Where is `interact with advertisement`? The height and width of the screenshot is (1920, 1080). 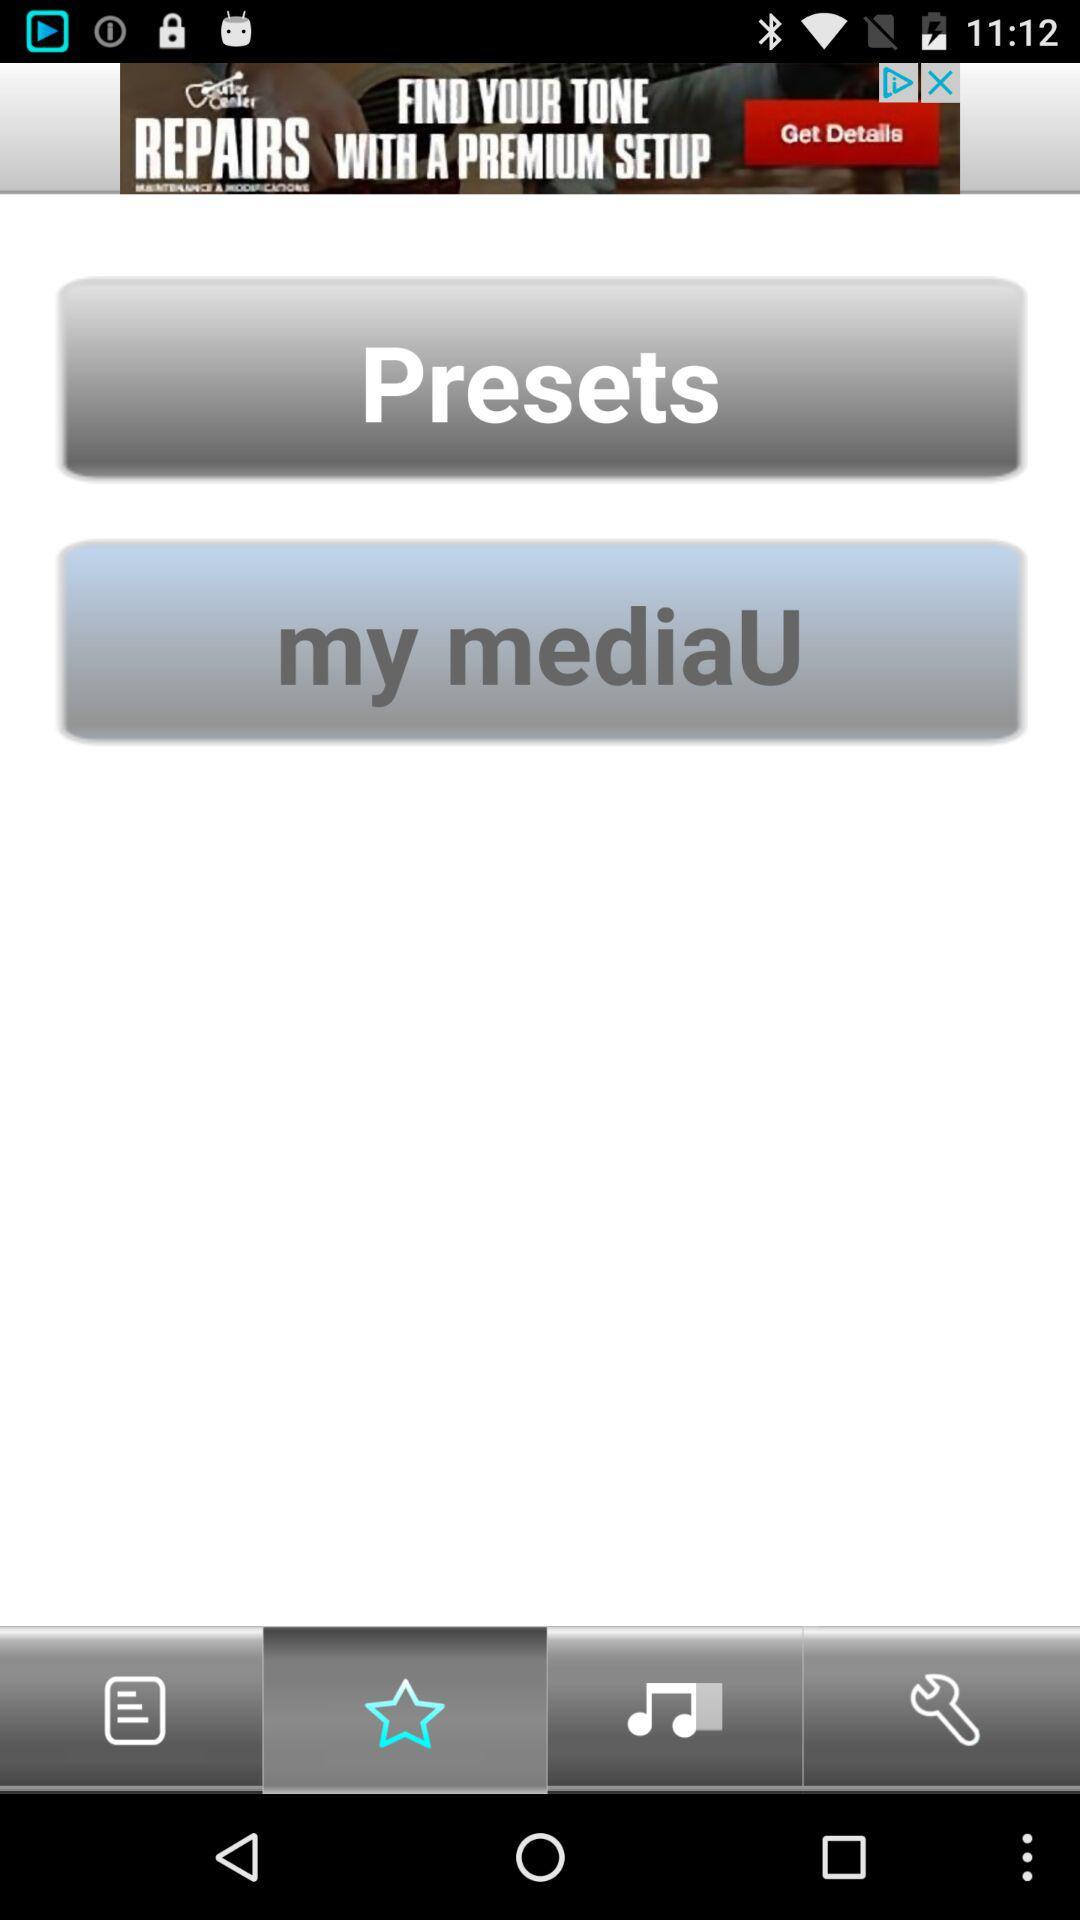 interact with advertisement is located at coordinates (540, 127).